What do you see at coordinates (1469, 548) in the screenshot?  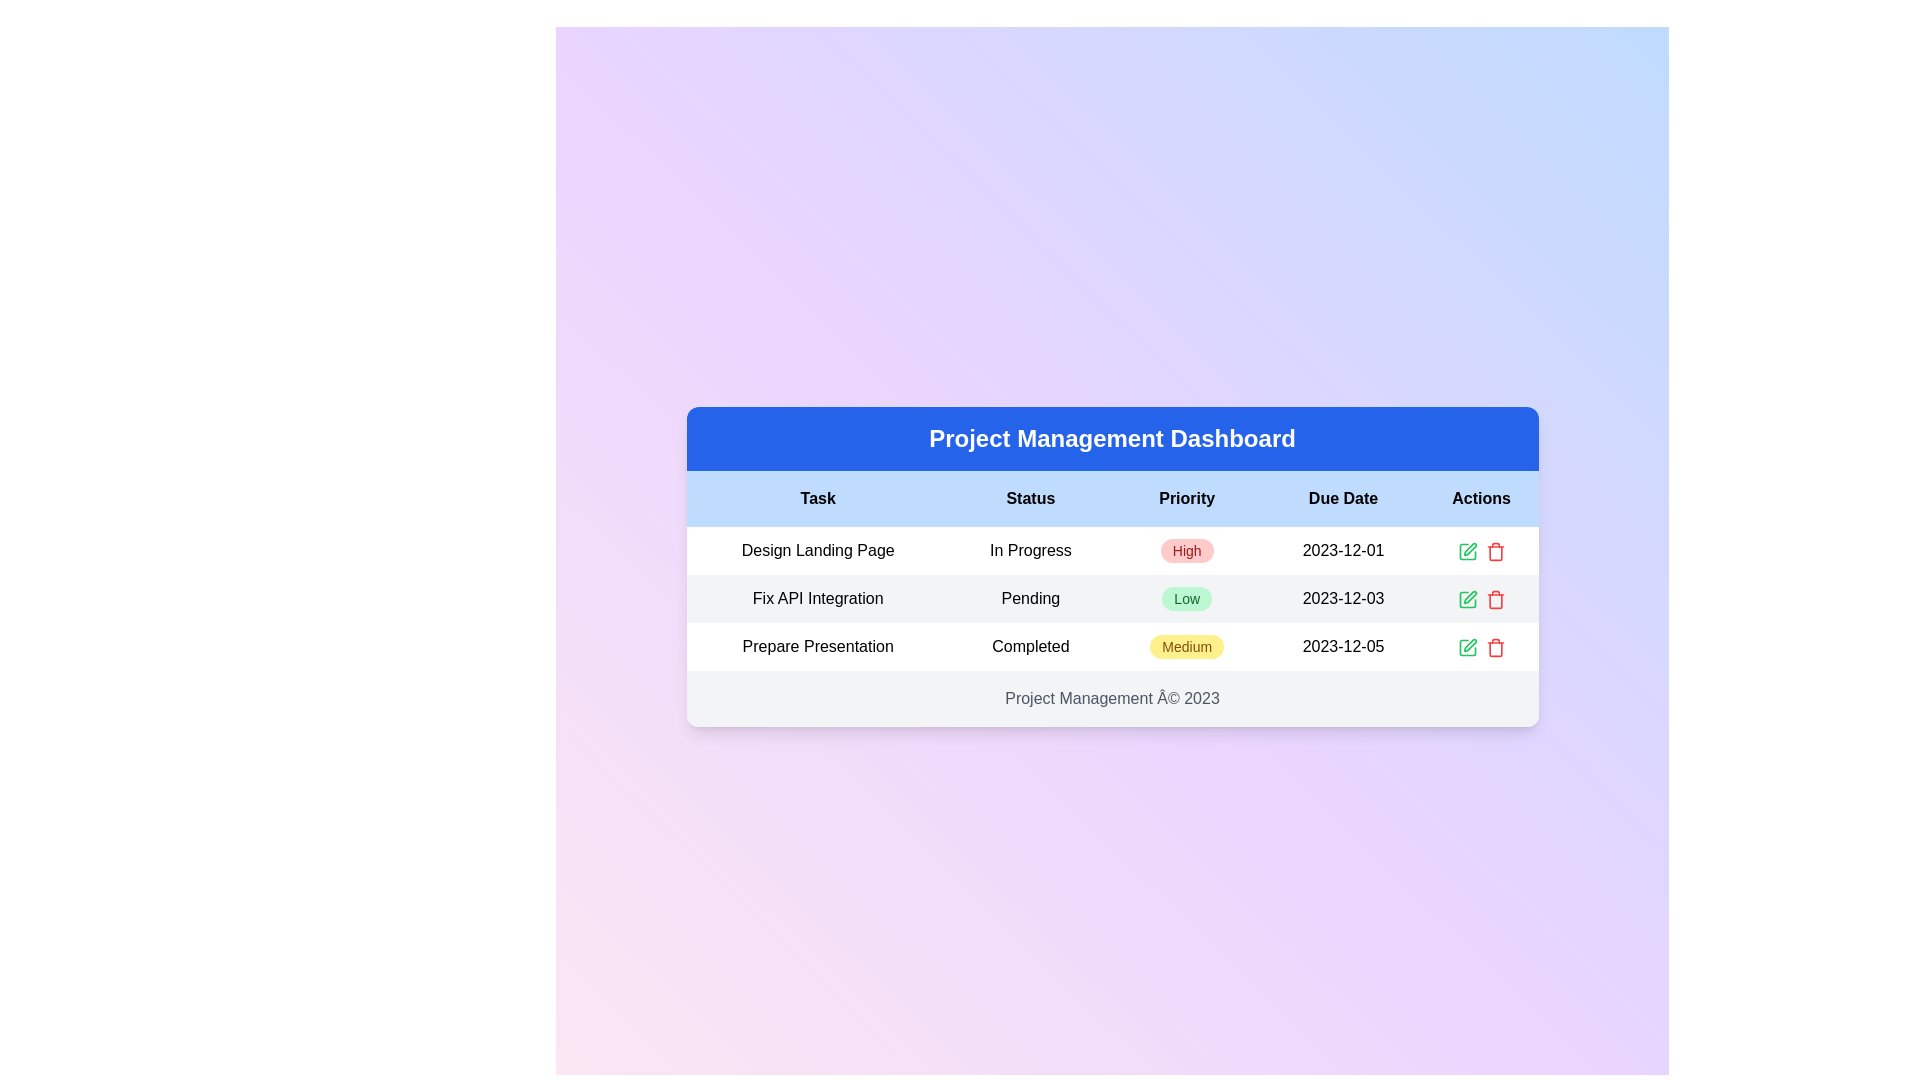 I see `the pen-shaped icon in the 'Actions' column of the third row corresponding to the 'Prepare Presentation' task` at bounding box center [1469, 548].